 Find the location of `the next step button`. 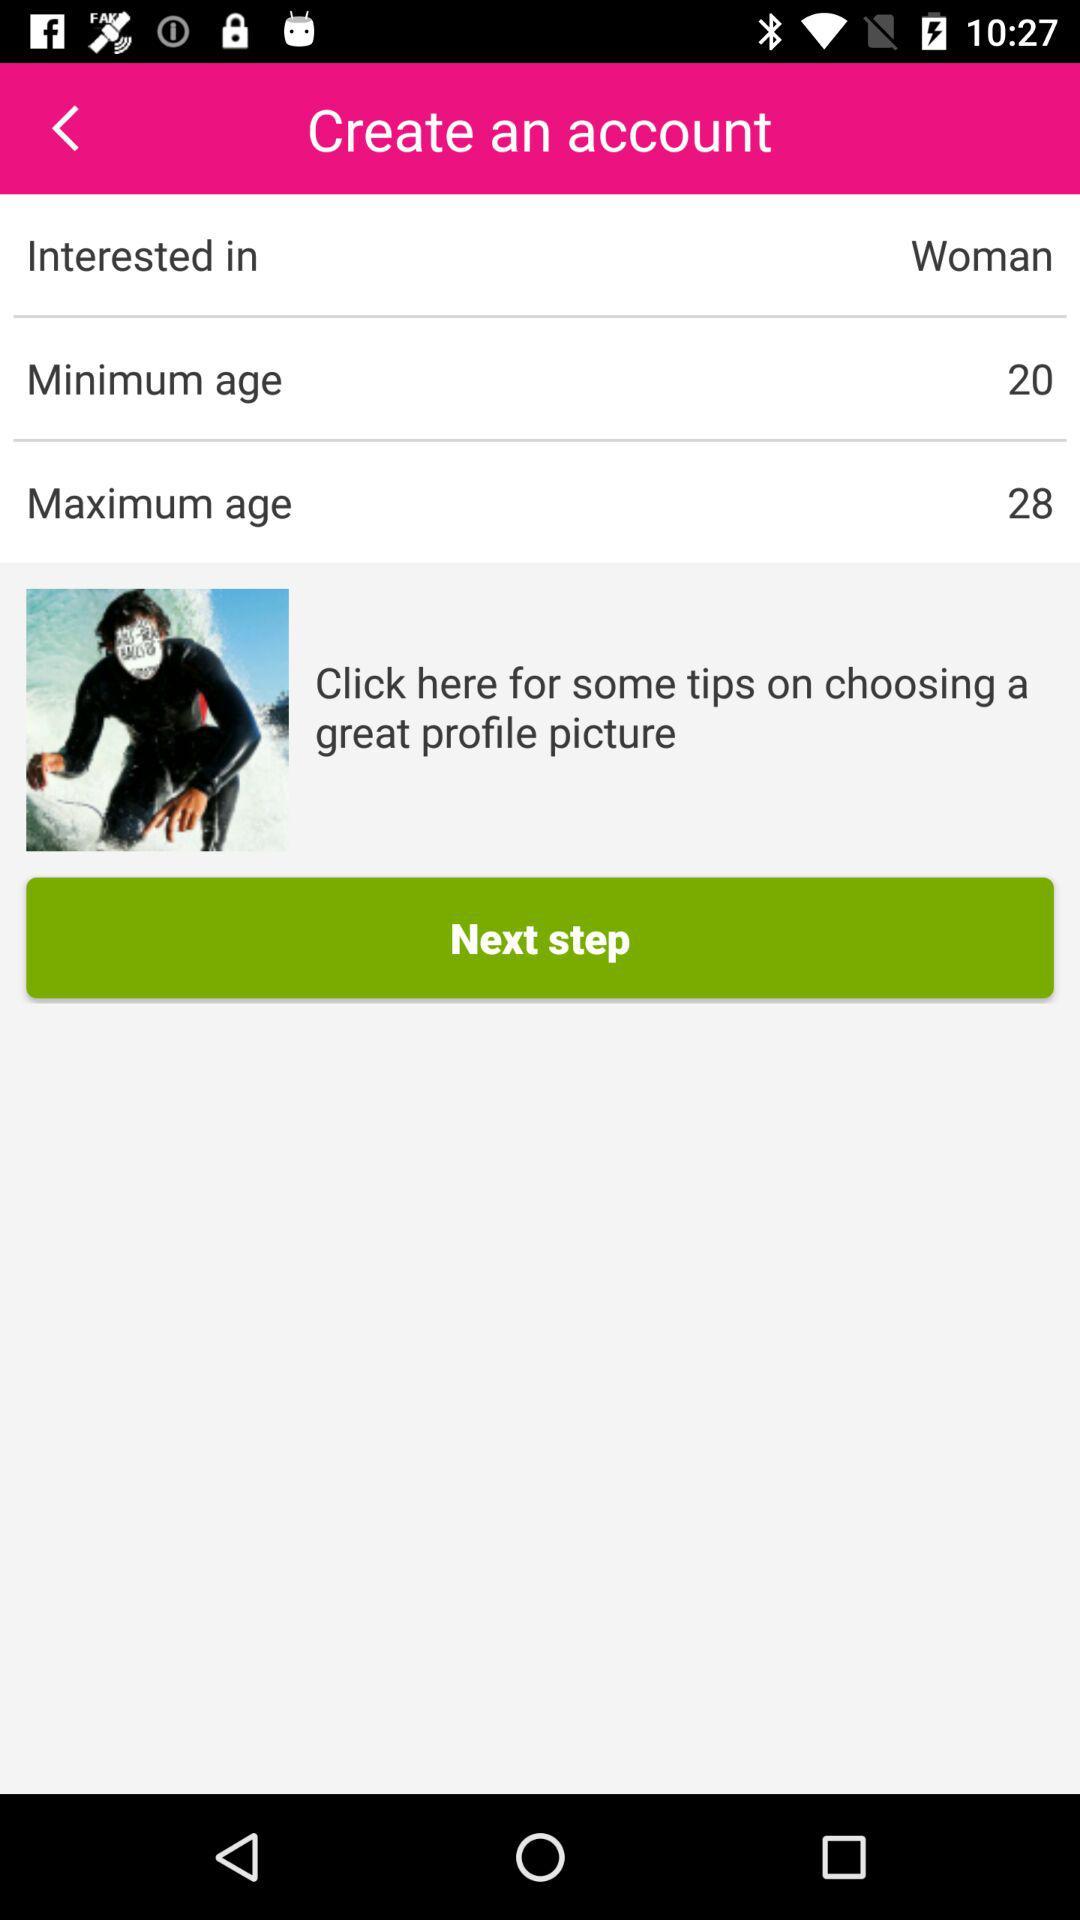

the next step button is located at coordinates (540, 936).